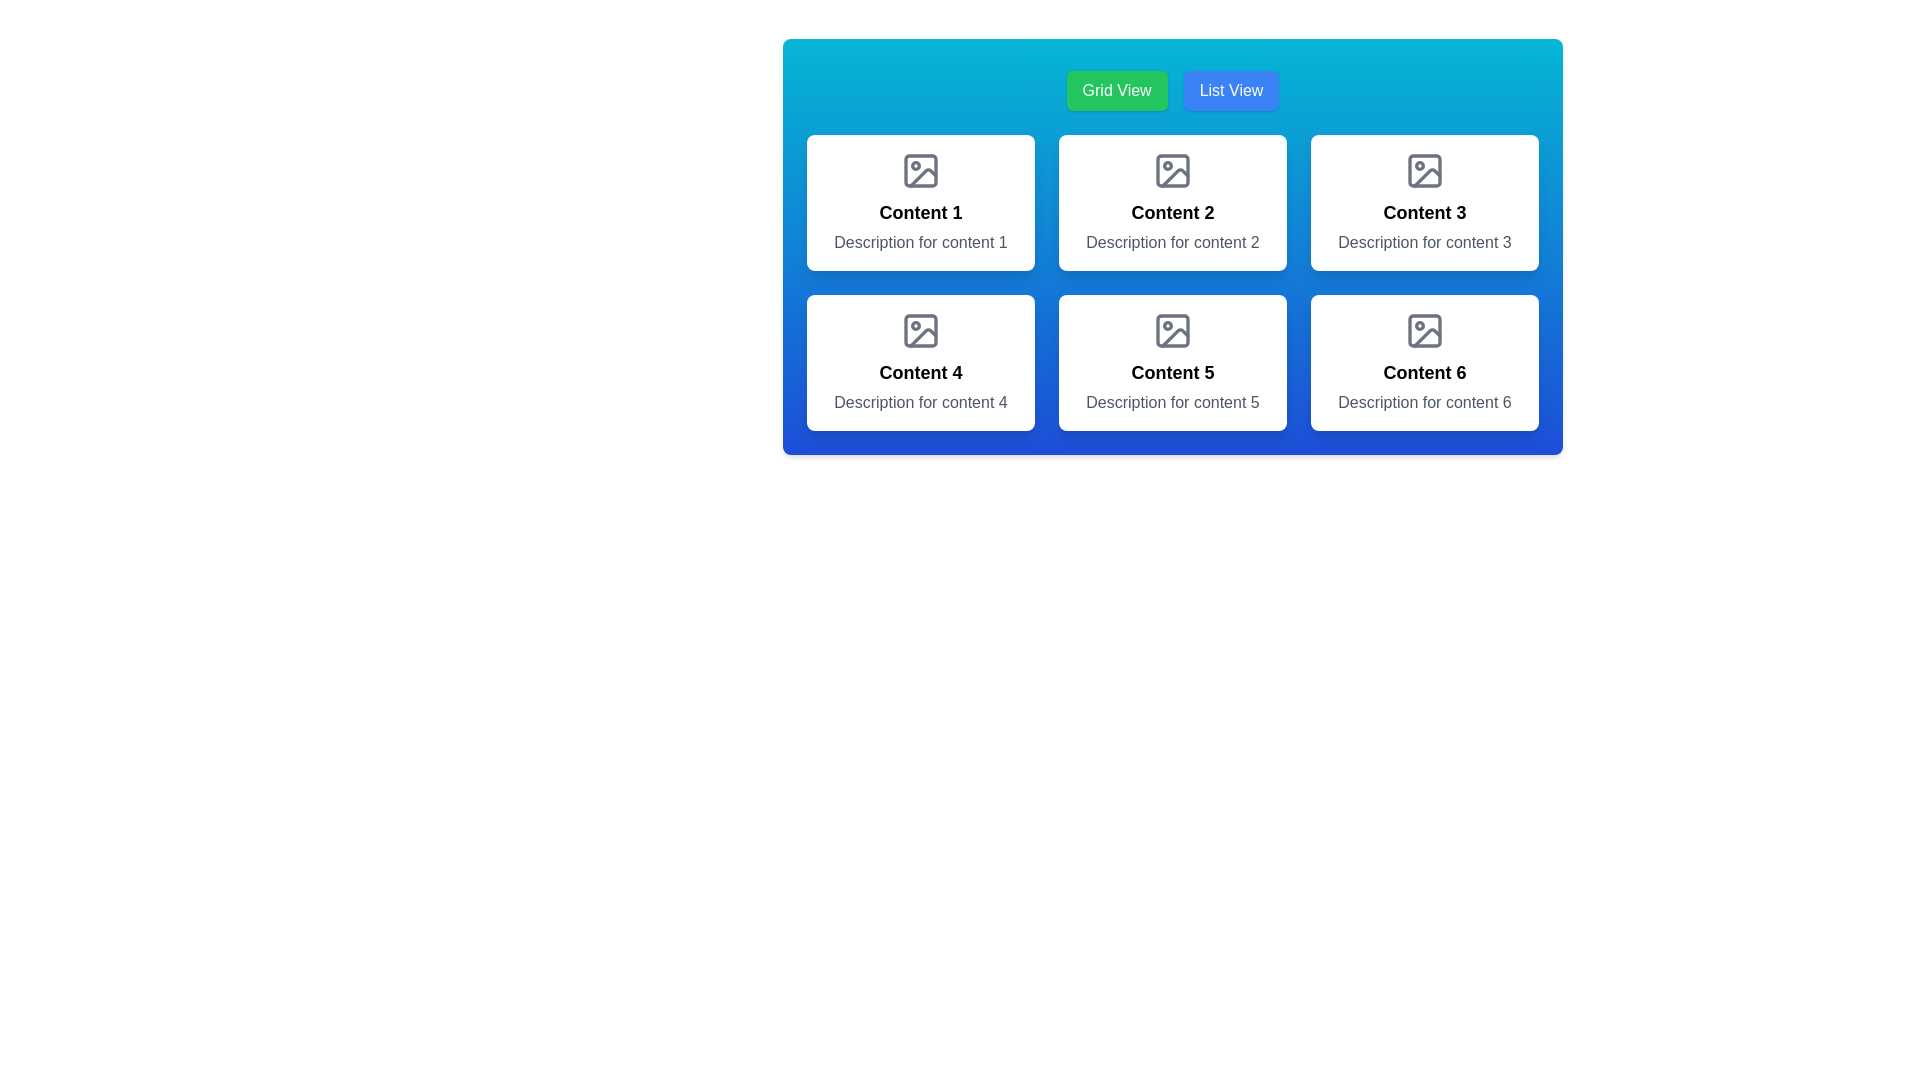 This screenshot has width=1920, height=1080. What do you see at coordinates (920, 362) in the screenshot?
I see `the fourth card in the 3x2 grid layout that represents 'Content 4'` at bounding box center [920, 362].